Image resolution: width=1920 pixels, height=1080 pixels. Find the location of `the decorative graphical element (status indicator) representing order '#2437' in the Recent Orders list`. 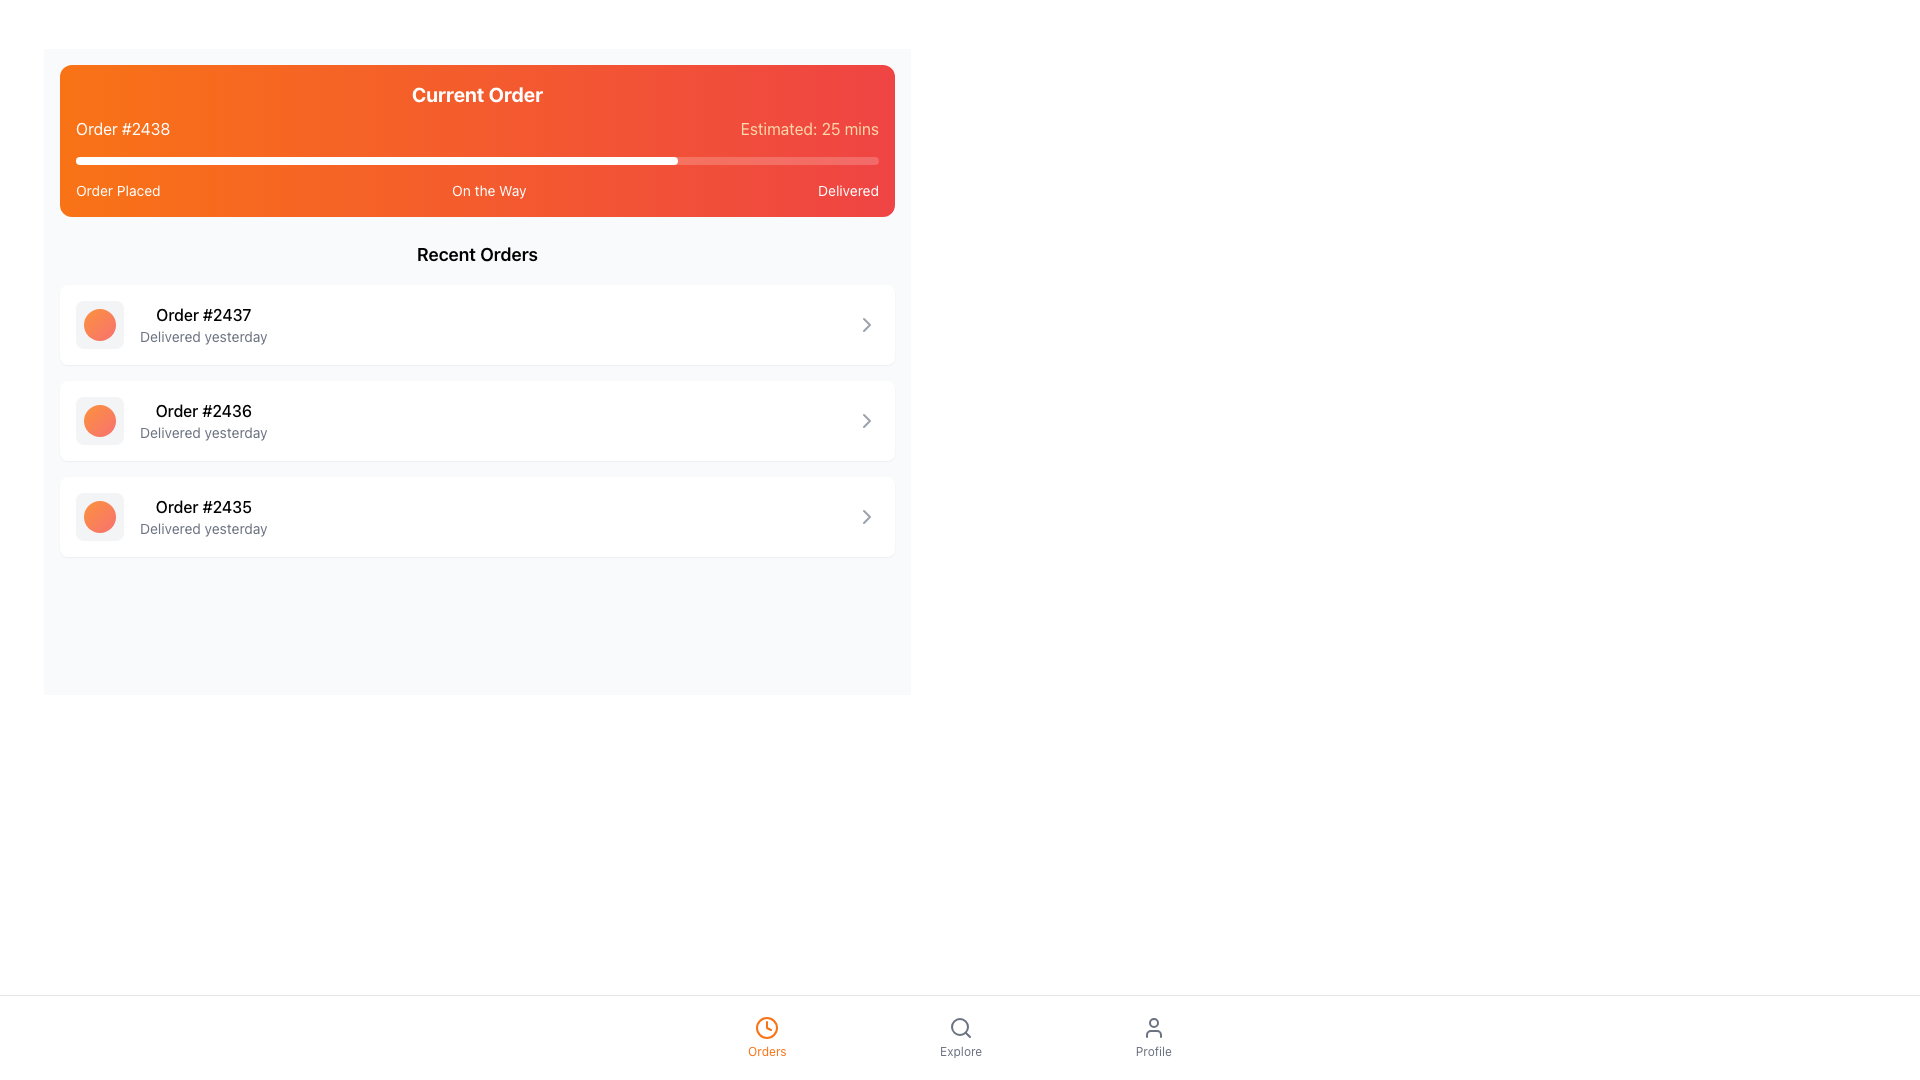

the decorative graphical element (status indicator) representing order '#2437' in the Recent Orders list is located at coordinates (99, 323).